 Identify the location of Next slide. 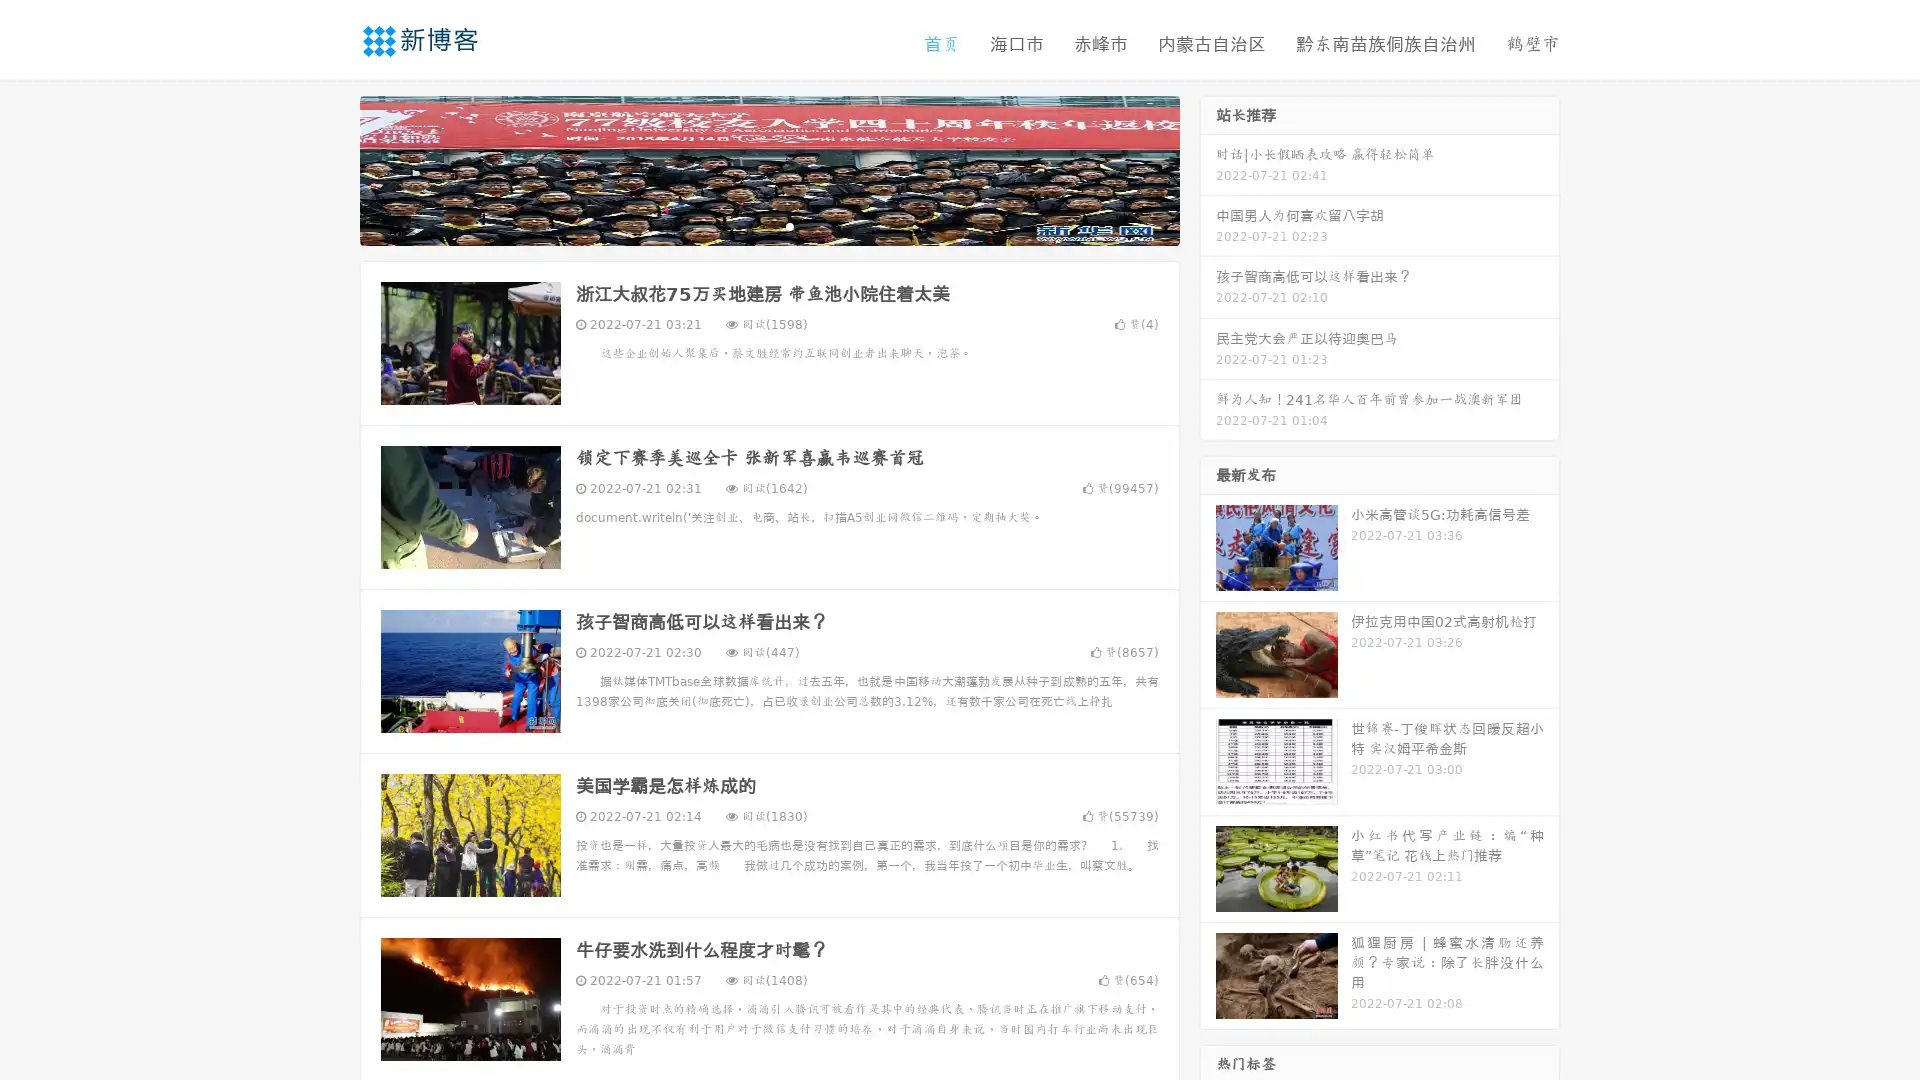
(1208, 168).